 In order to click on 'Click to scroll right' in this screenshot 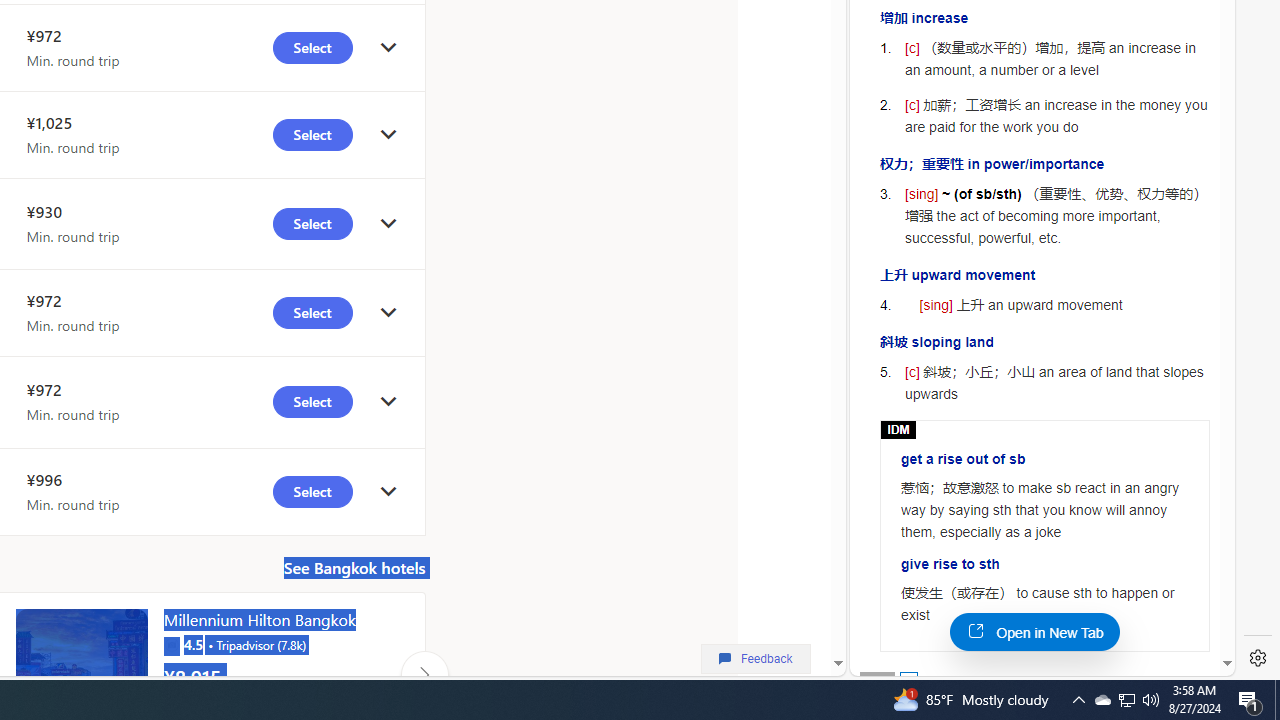, I will do `click(423, 674)`.